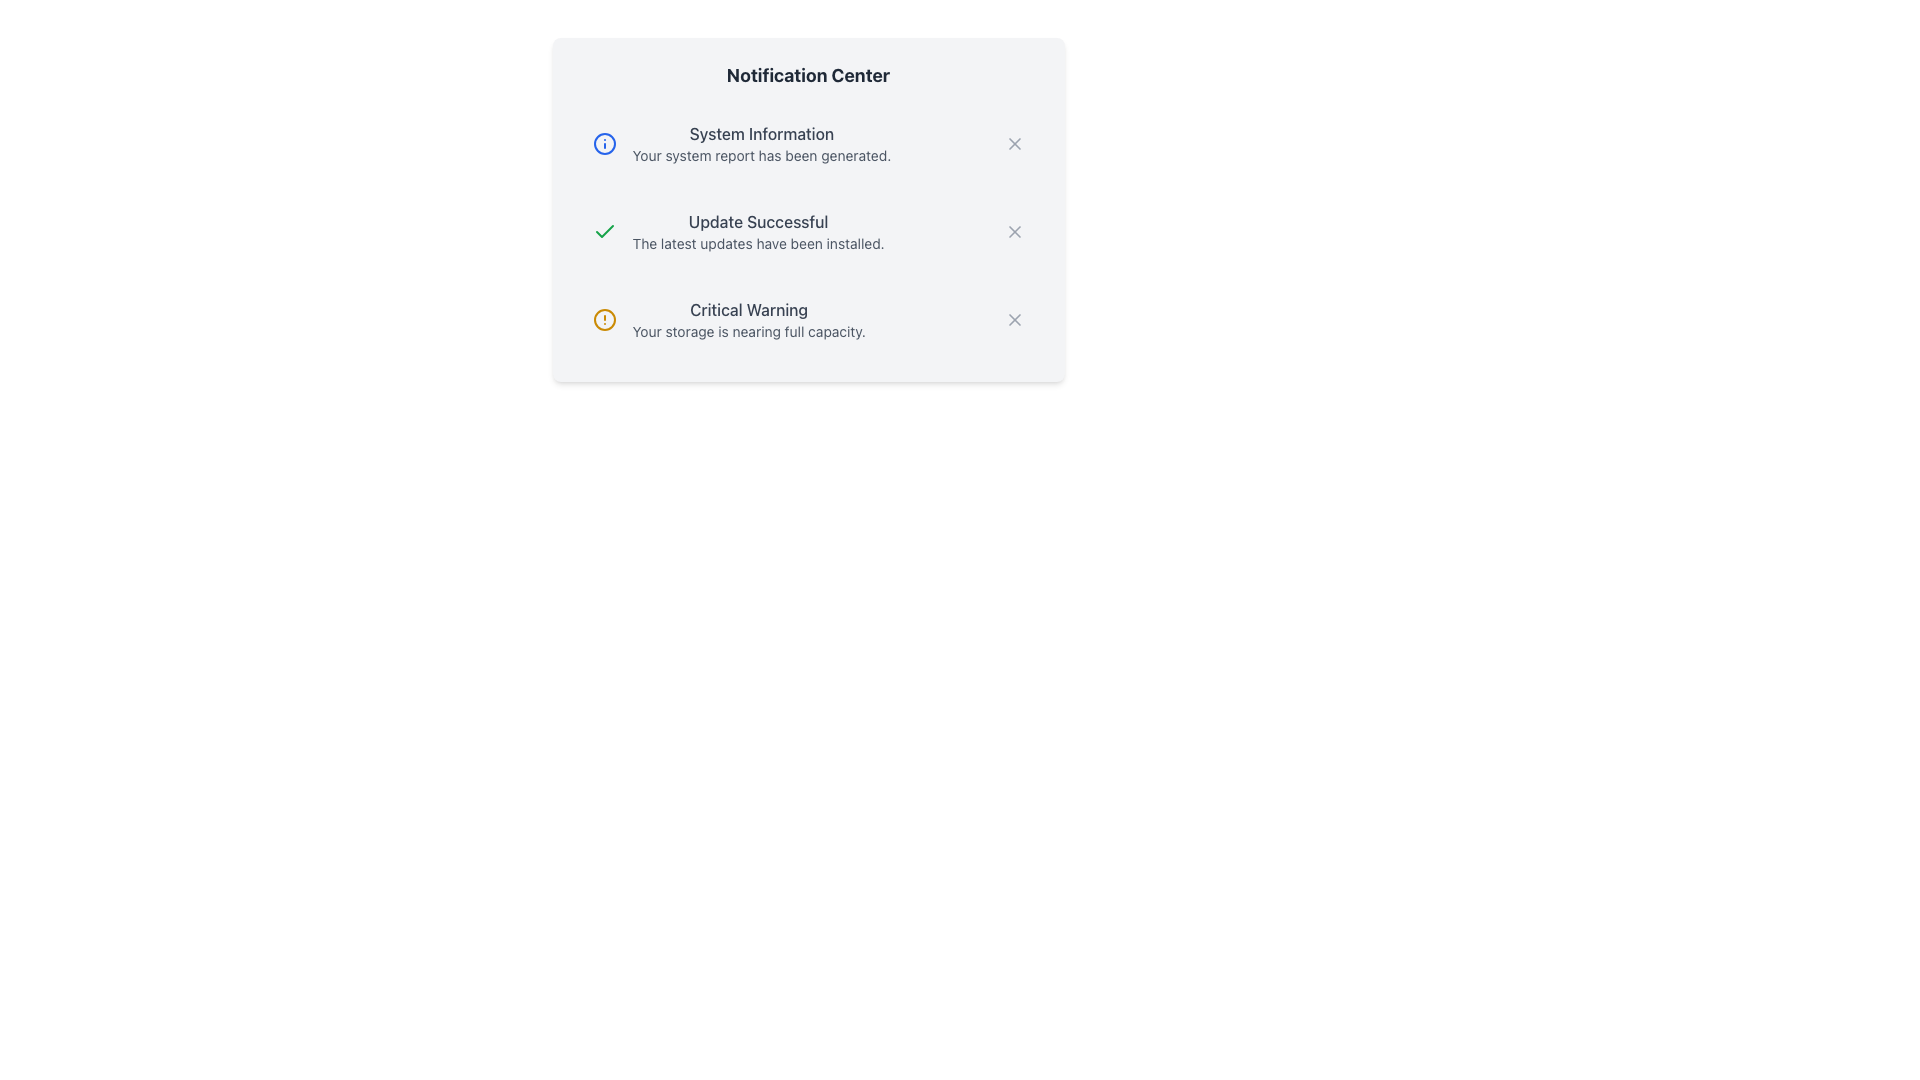 The width and height of the screenshot is (1920, 1080). What do you see at coordinates (808, 209) in the screenshot?
I see `the Notification Item displaying 'Update Successful' which informs the user about system updates` at bounding box center [808, 209].